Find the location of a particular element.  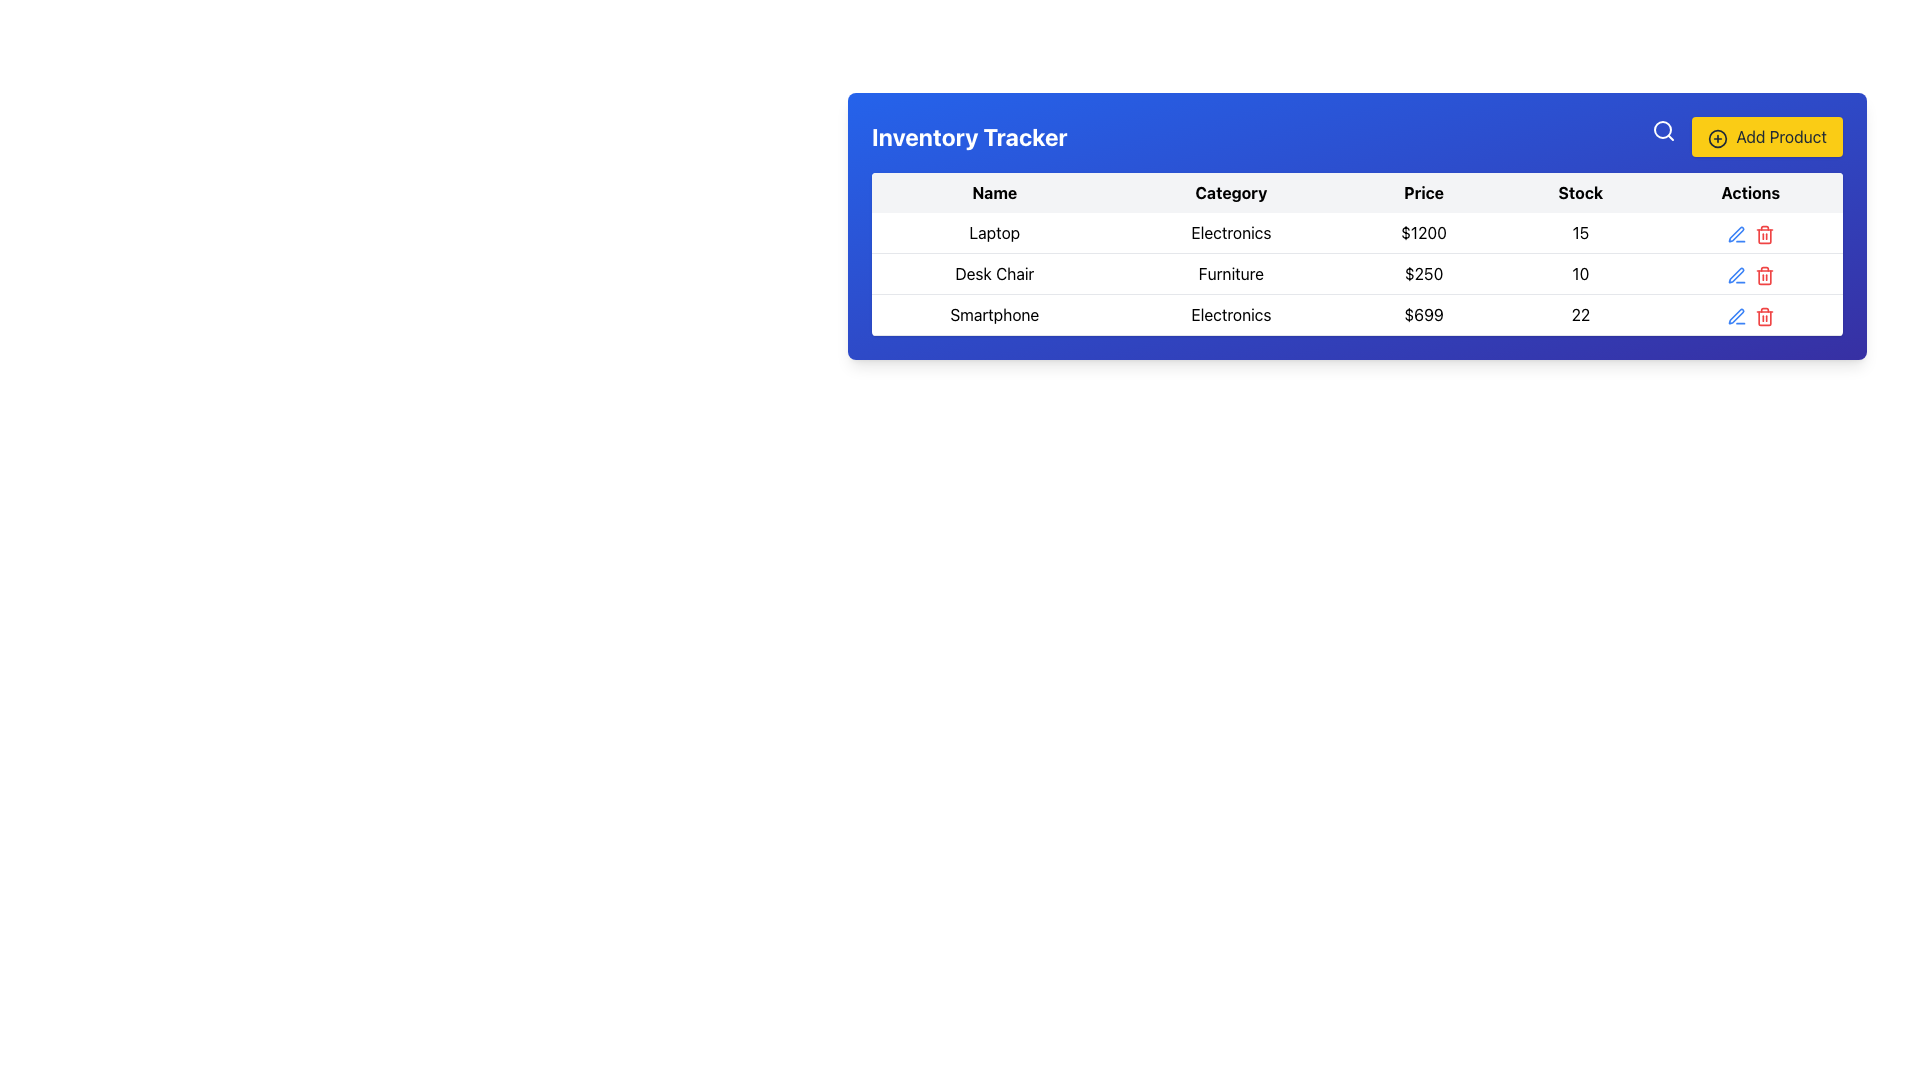

text 'Smartphone' located in the first cell of the last row of a table, under the 'Name' header is located at coordinates (994, 315).